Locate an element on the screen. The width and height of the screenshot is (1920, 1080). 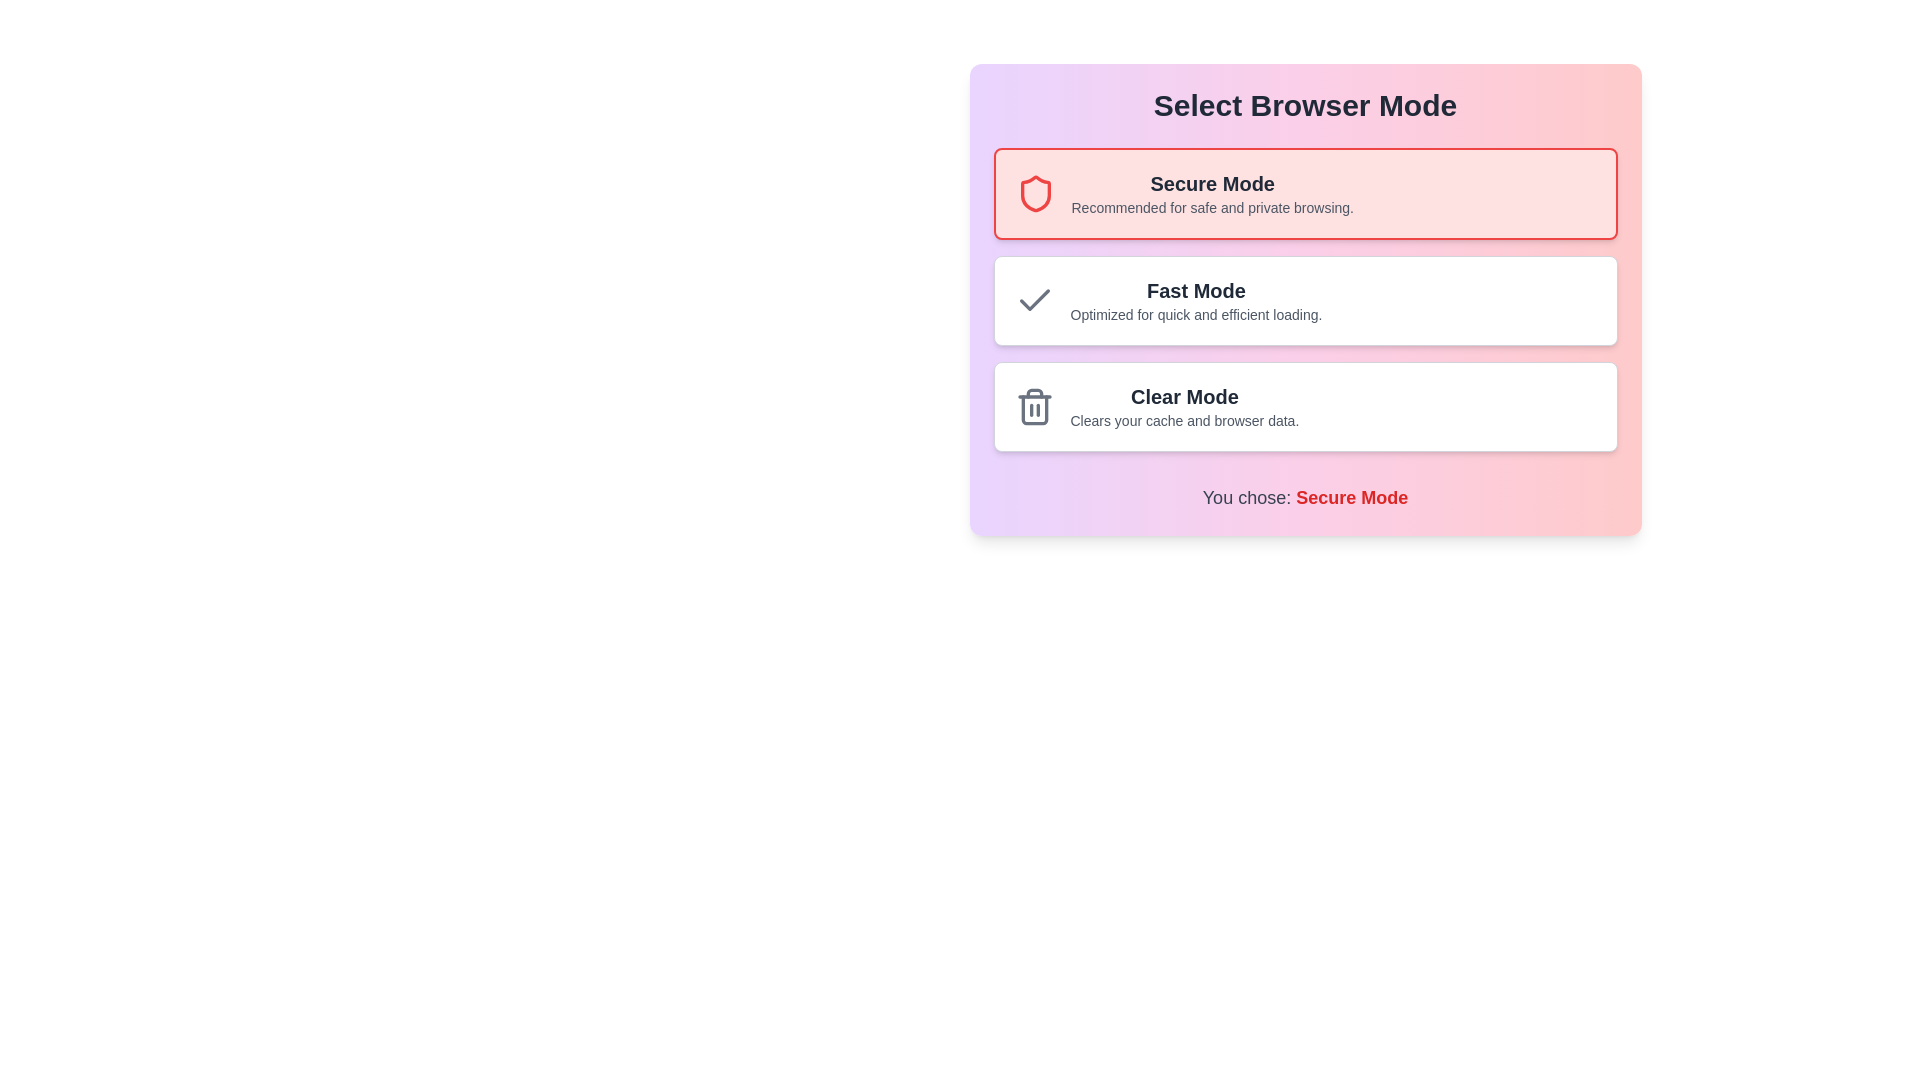
the 'Fast Mode' text label, which is displayed in a bold, large font style with a dark gray color, centrally aligned within its white rectangular box is located at coordinates (1196, 290).